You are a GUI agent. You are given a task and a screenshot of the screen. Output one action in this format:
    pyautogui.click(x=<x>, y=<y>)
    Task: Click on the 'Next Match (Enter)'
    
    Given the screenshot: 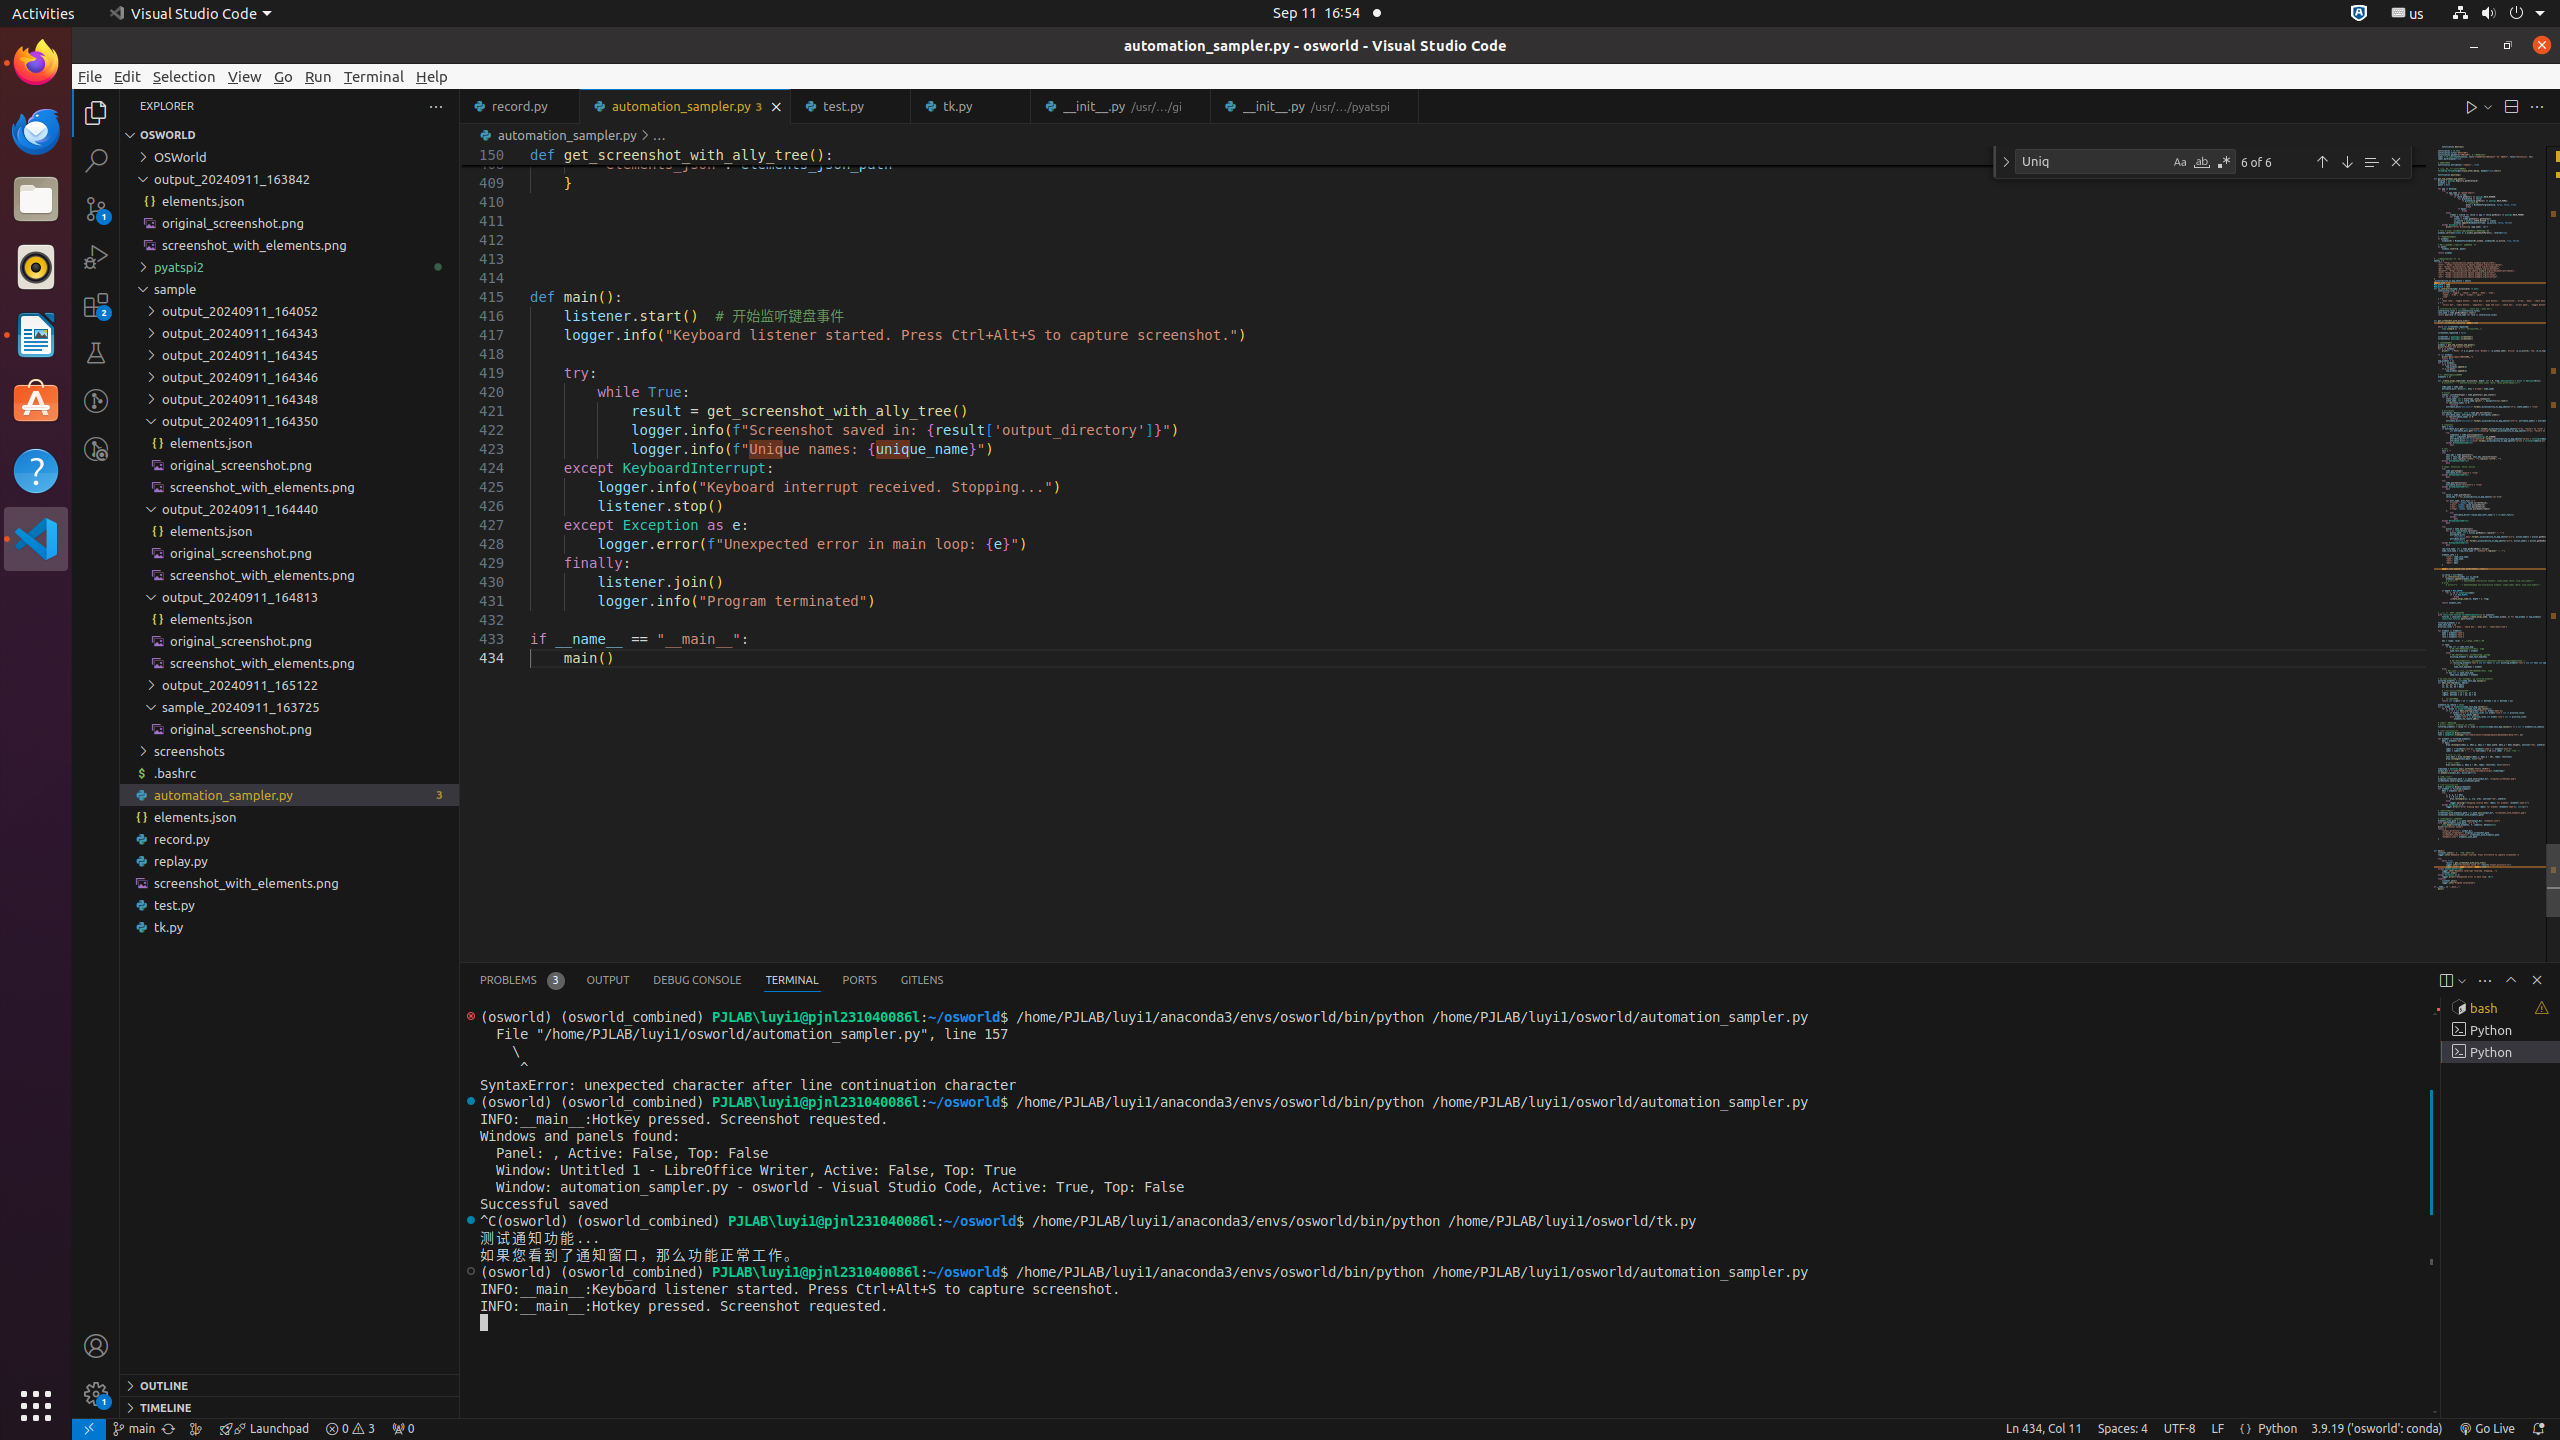 What is the action you would take?
    pyautogui.click(x=2347, y=160)
    